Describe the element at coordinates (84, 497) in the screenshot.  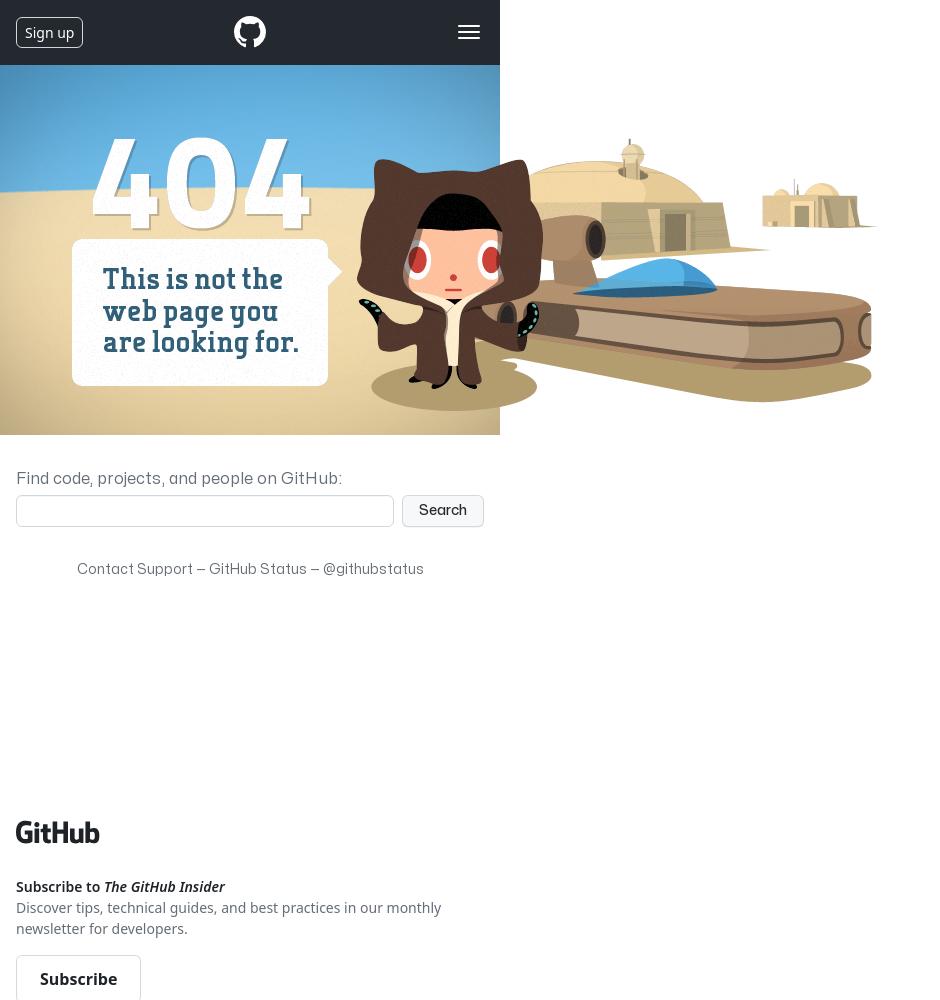
I see `'All features'` at that location.